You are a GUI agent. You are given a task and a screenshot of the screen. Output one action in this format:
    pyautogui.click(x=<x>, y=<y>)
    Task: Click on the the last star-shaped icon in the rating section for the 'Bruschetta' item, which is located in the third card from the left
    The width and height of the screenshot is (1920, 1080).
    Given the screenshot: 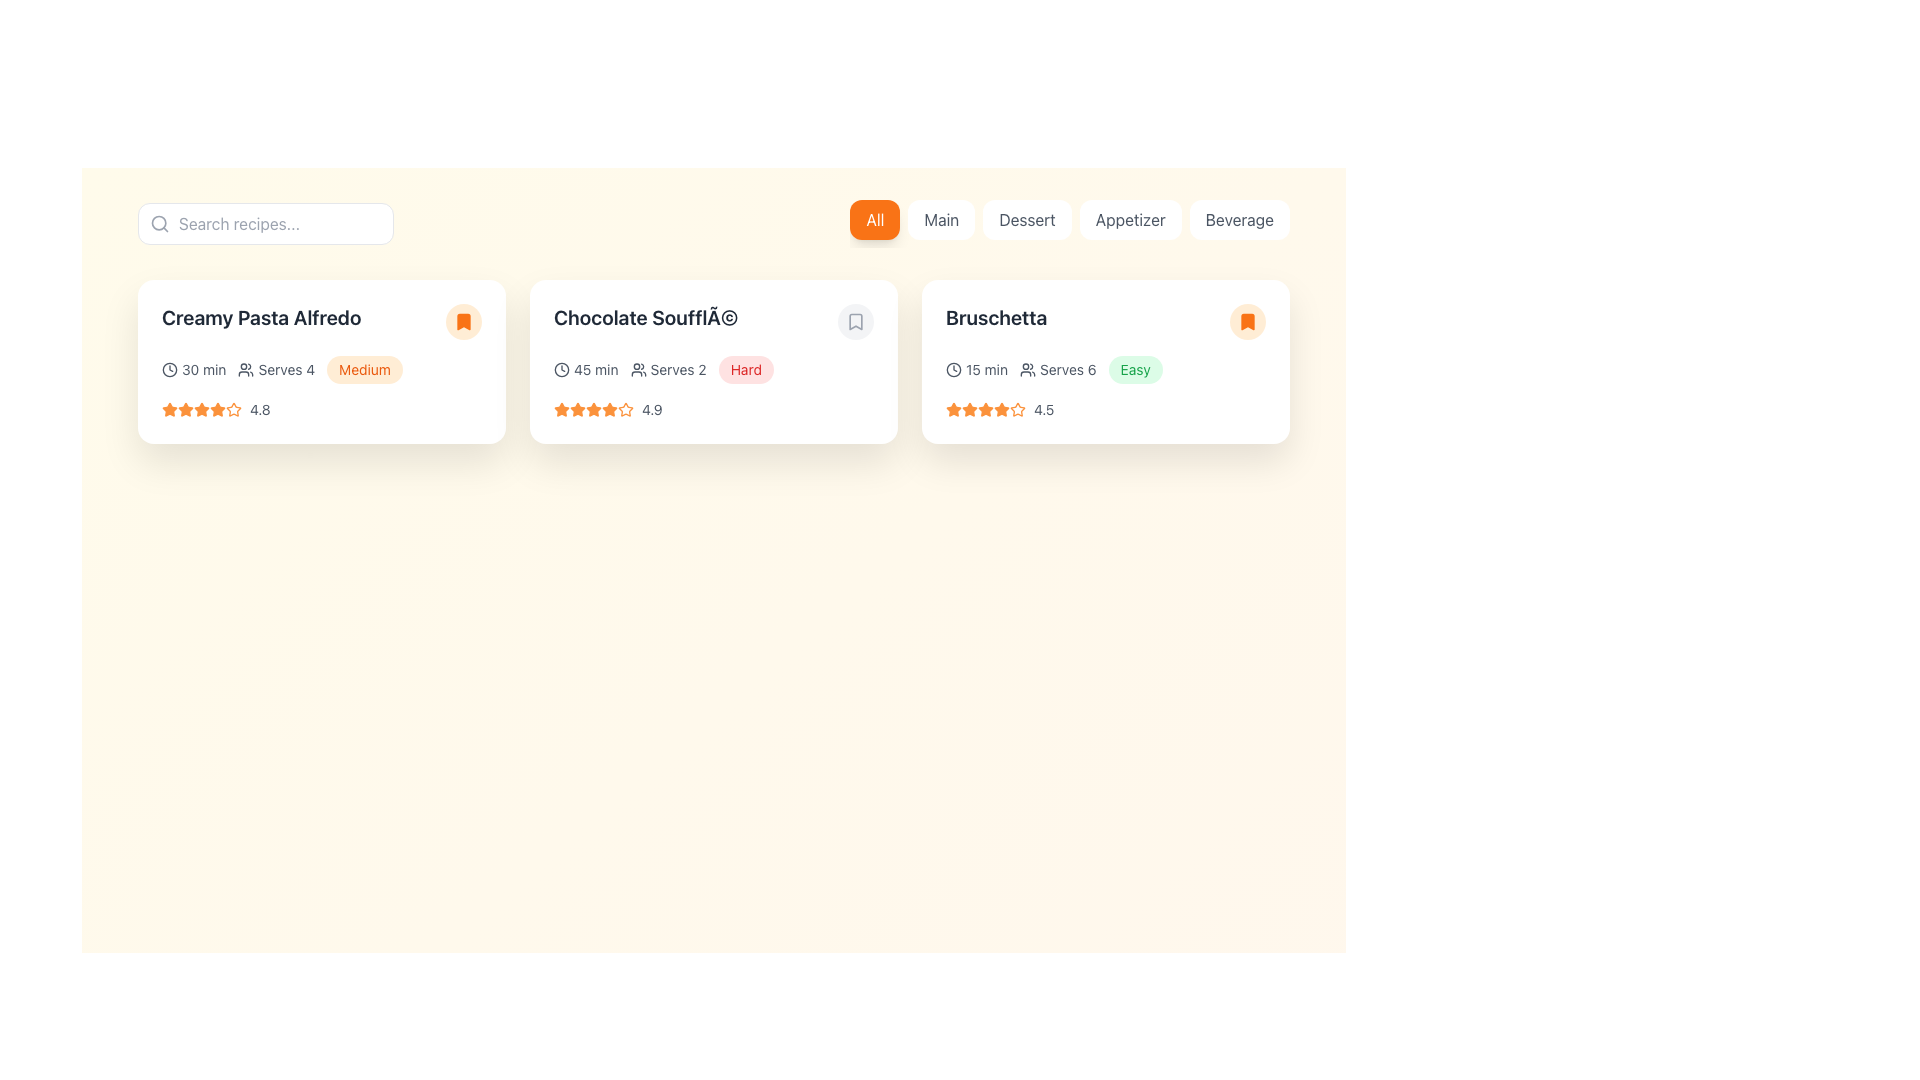 What is the action you would take?
    pyautogui.click(x=1017, y=408)
    